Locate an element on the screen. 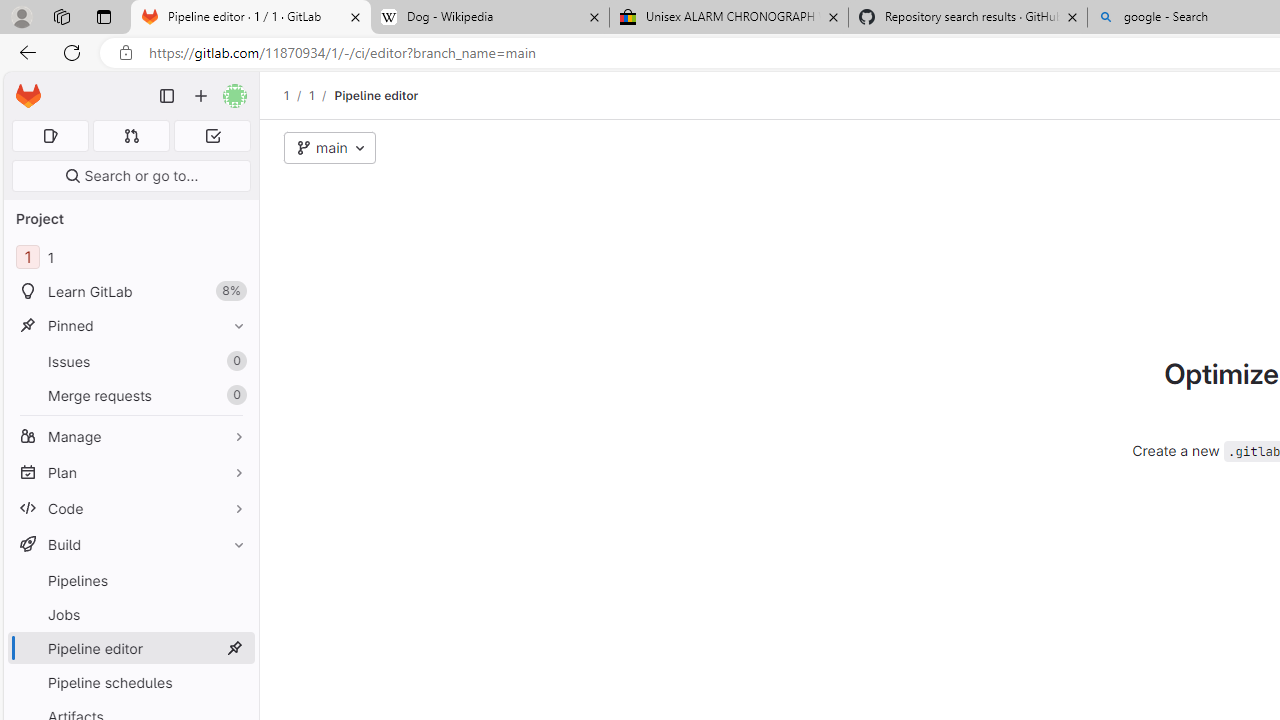 This screenshot has height=720, width=1280. '1' is located at coordinates (310, 95).